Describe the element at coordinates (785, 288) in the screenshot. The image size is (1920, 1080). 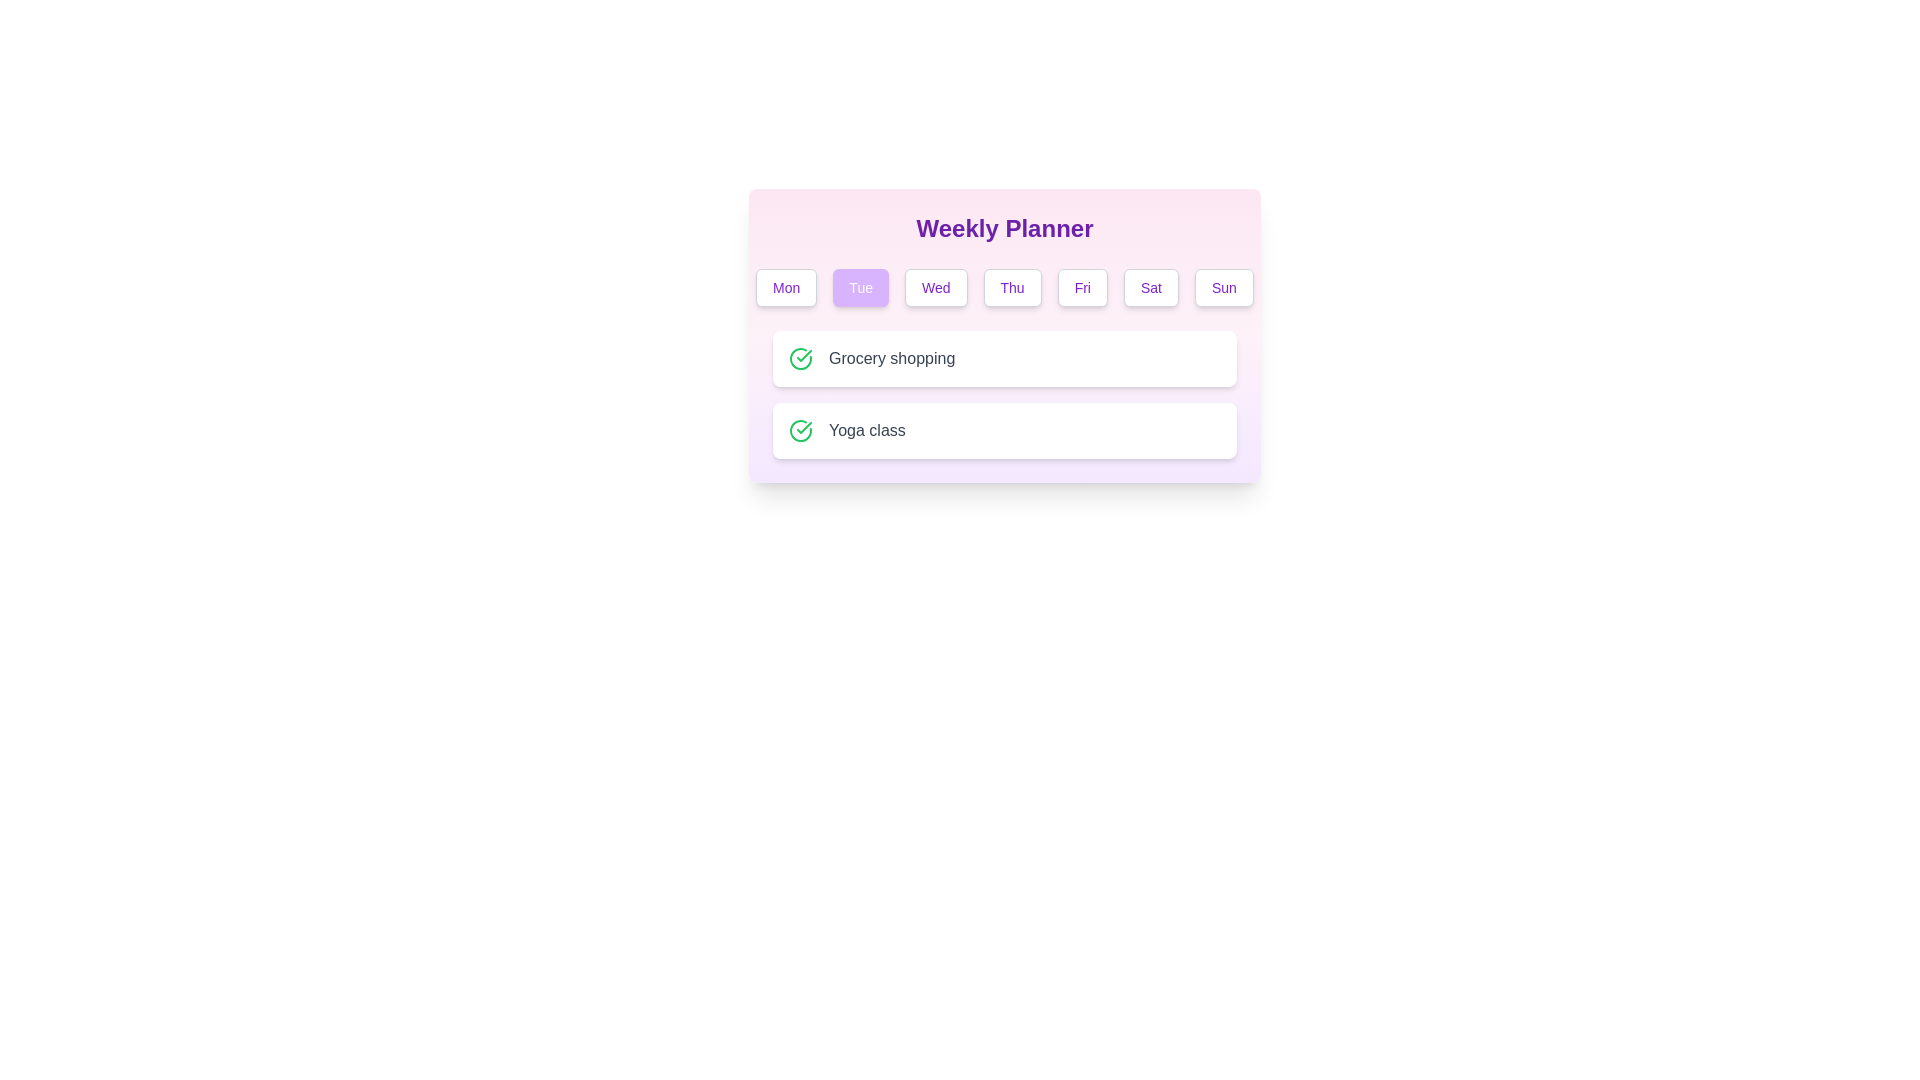
I see `the button corresponding to Mon to select it` at that location.